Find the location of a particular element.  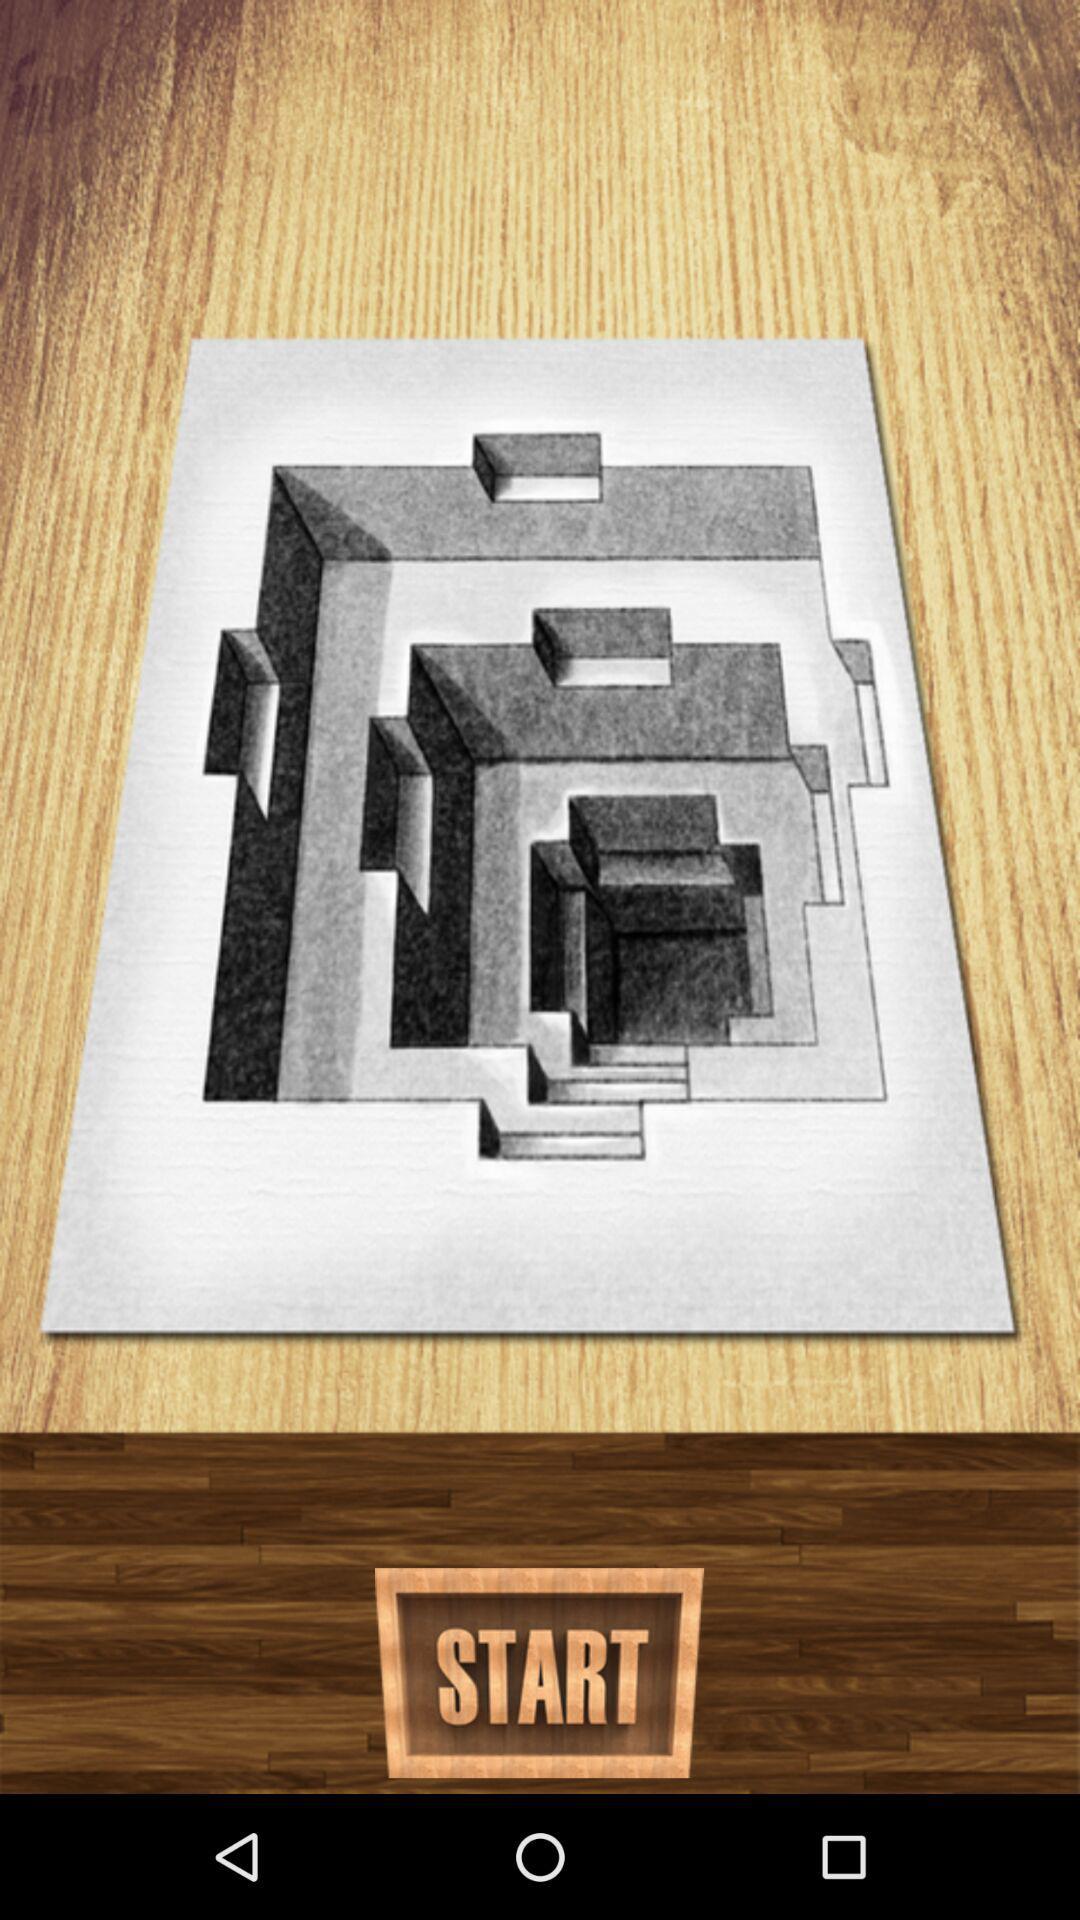

start now is located at coordinates (538, 1673).